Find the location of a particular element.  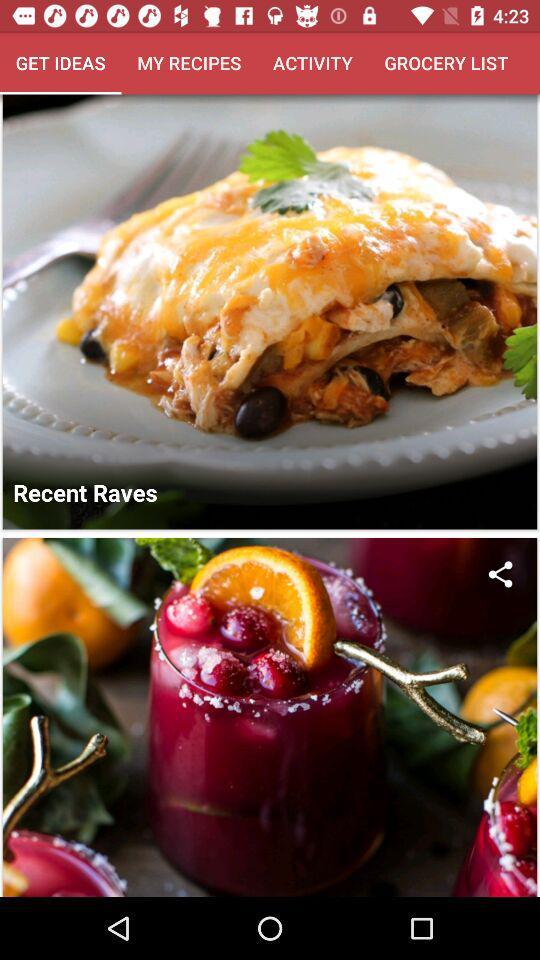

the second picture is located at coordinates (270, 717).